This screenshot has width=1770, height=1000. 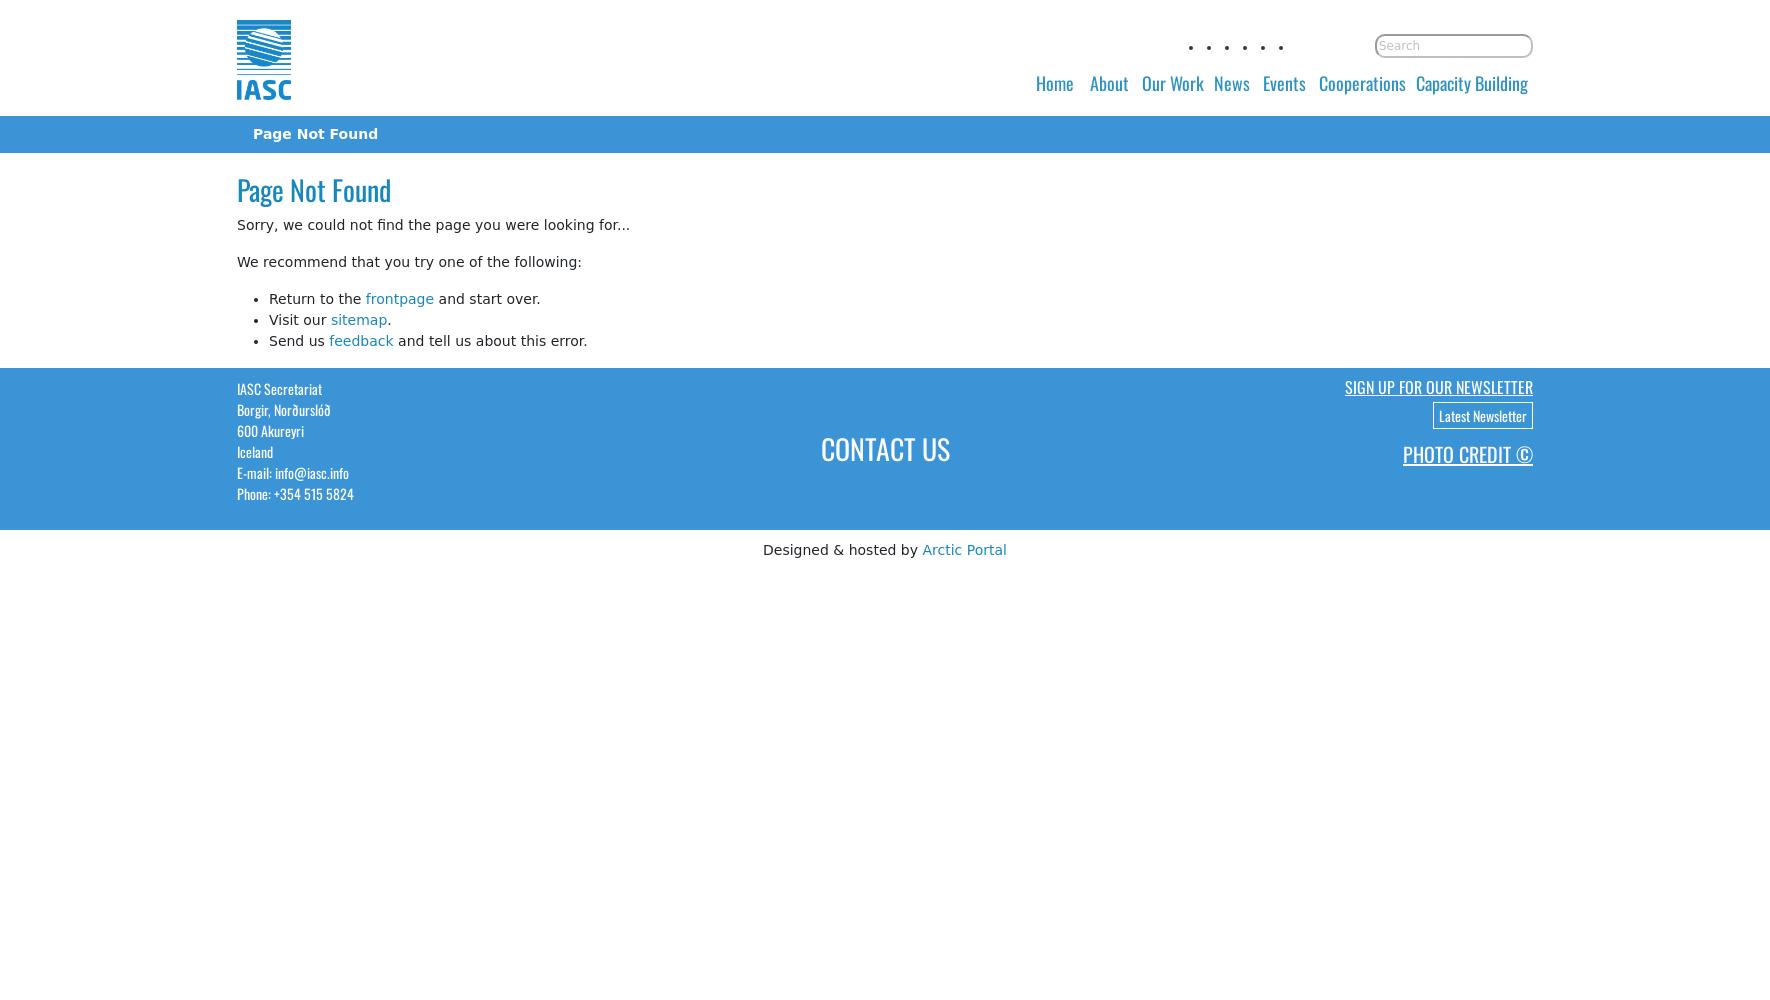 What do you see at coordinates (269, 298) in the screenshot?
I see `'Return to the'` at bounding box center [269, 298].